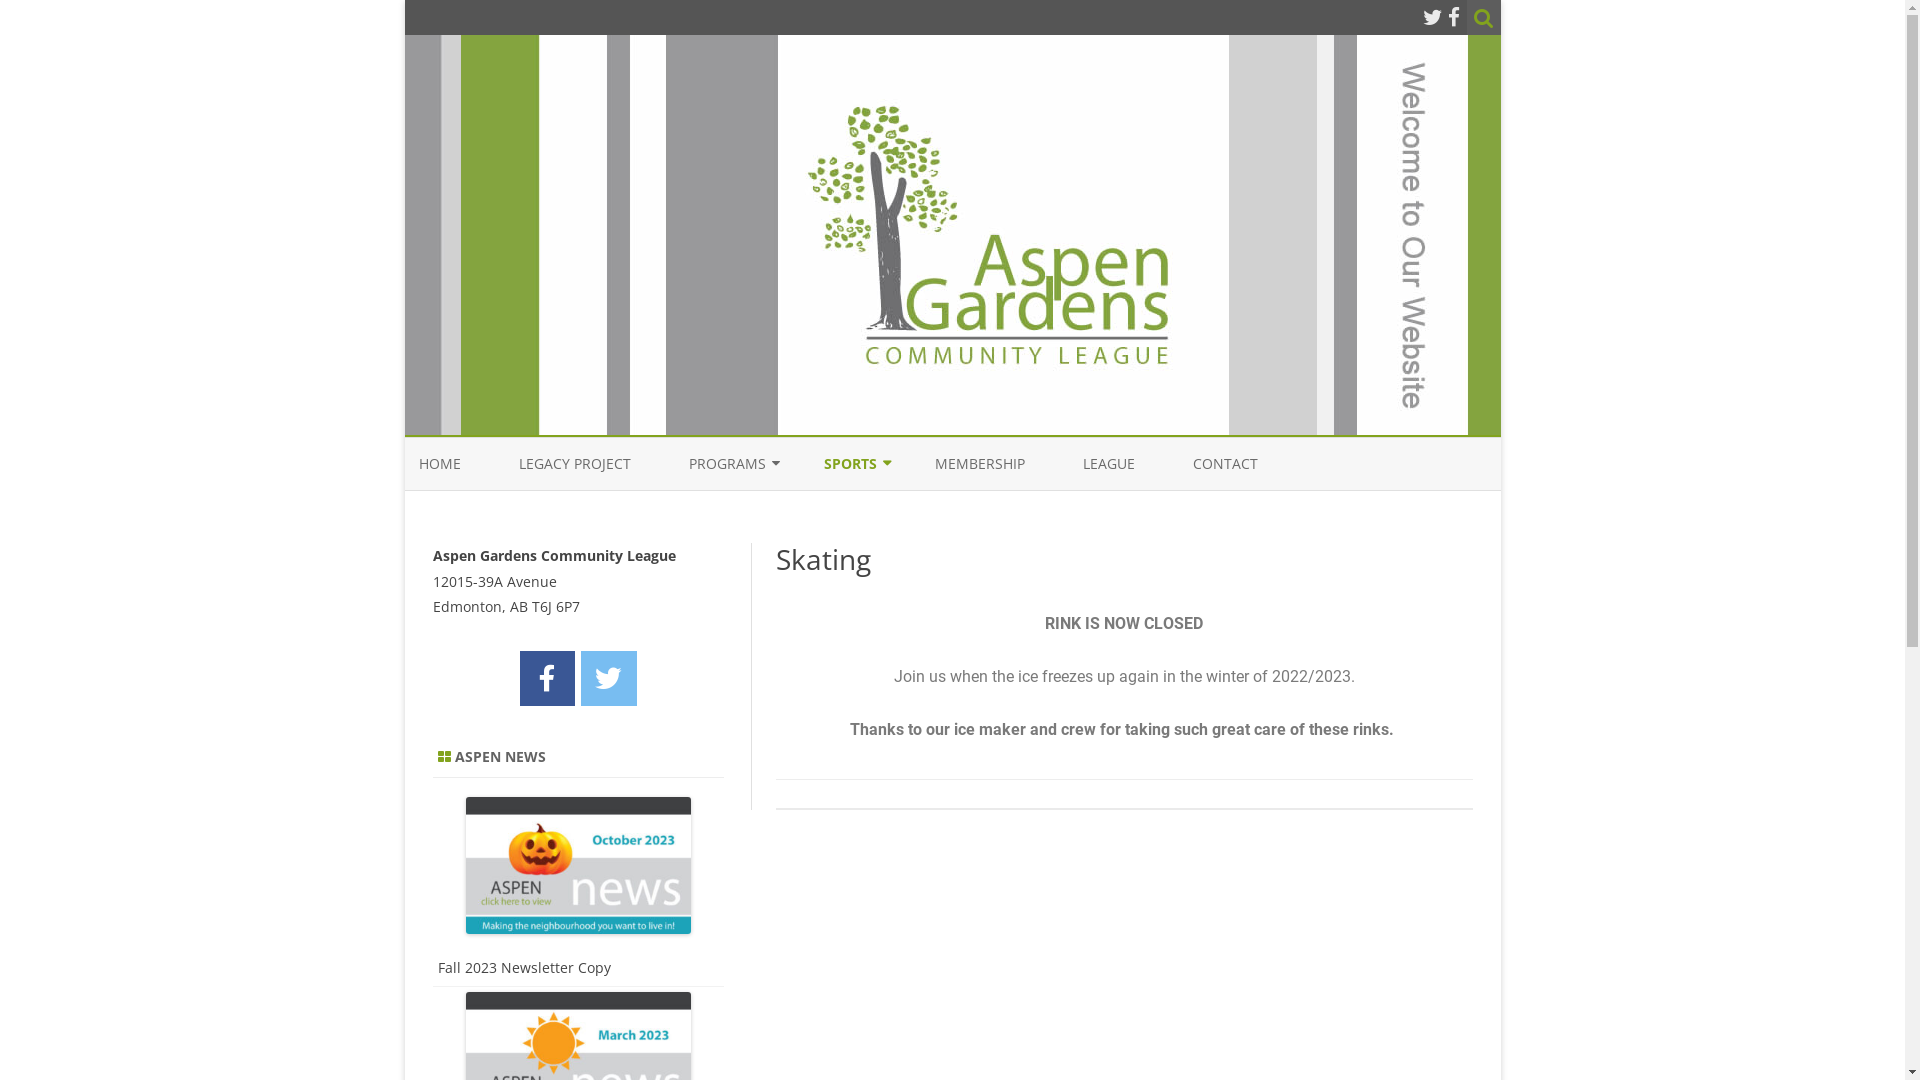  I want to click on 'MEMBERSHIP', so click(979, 463).